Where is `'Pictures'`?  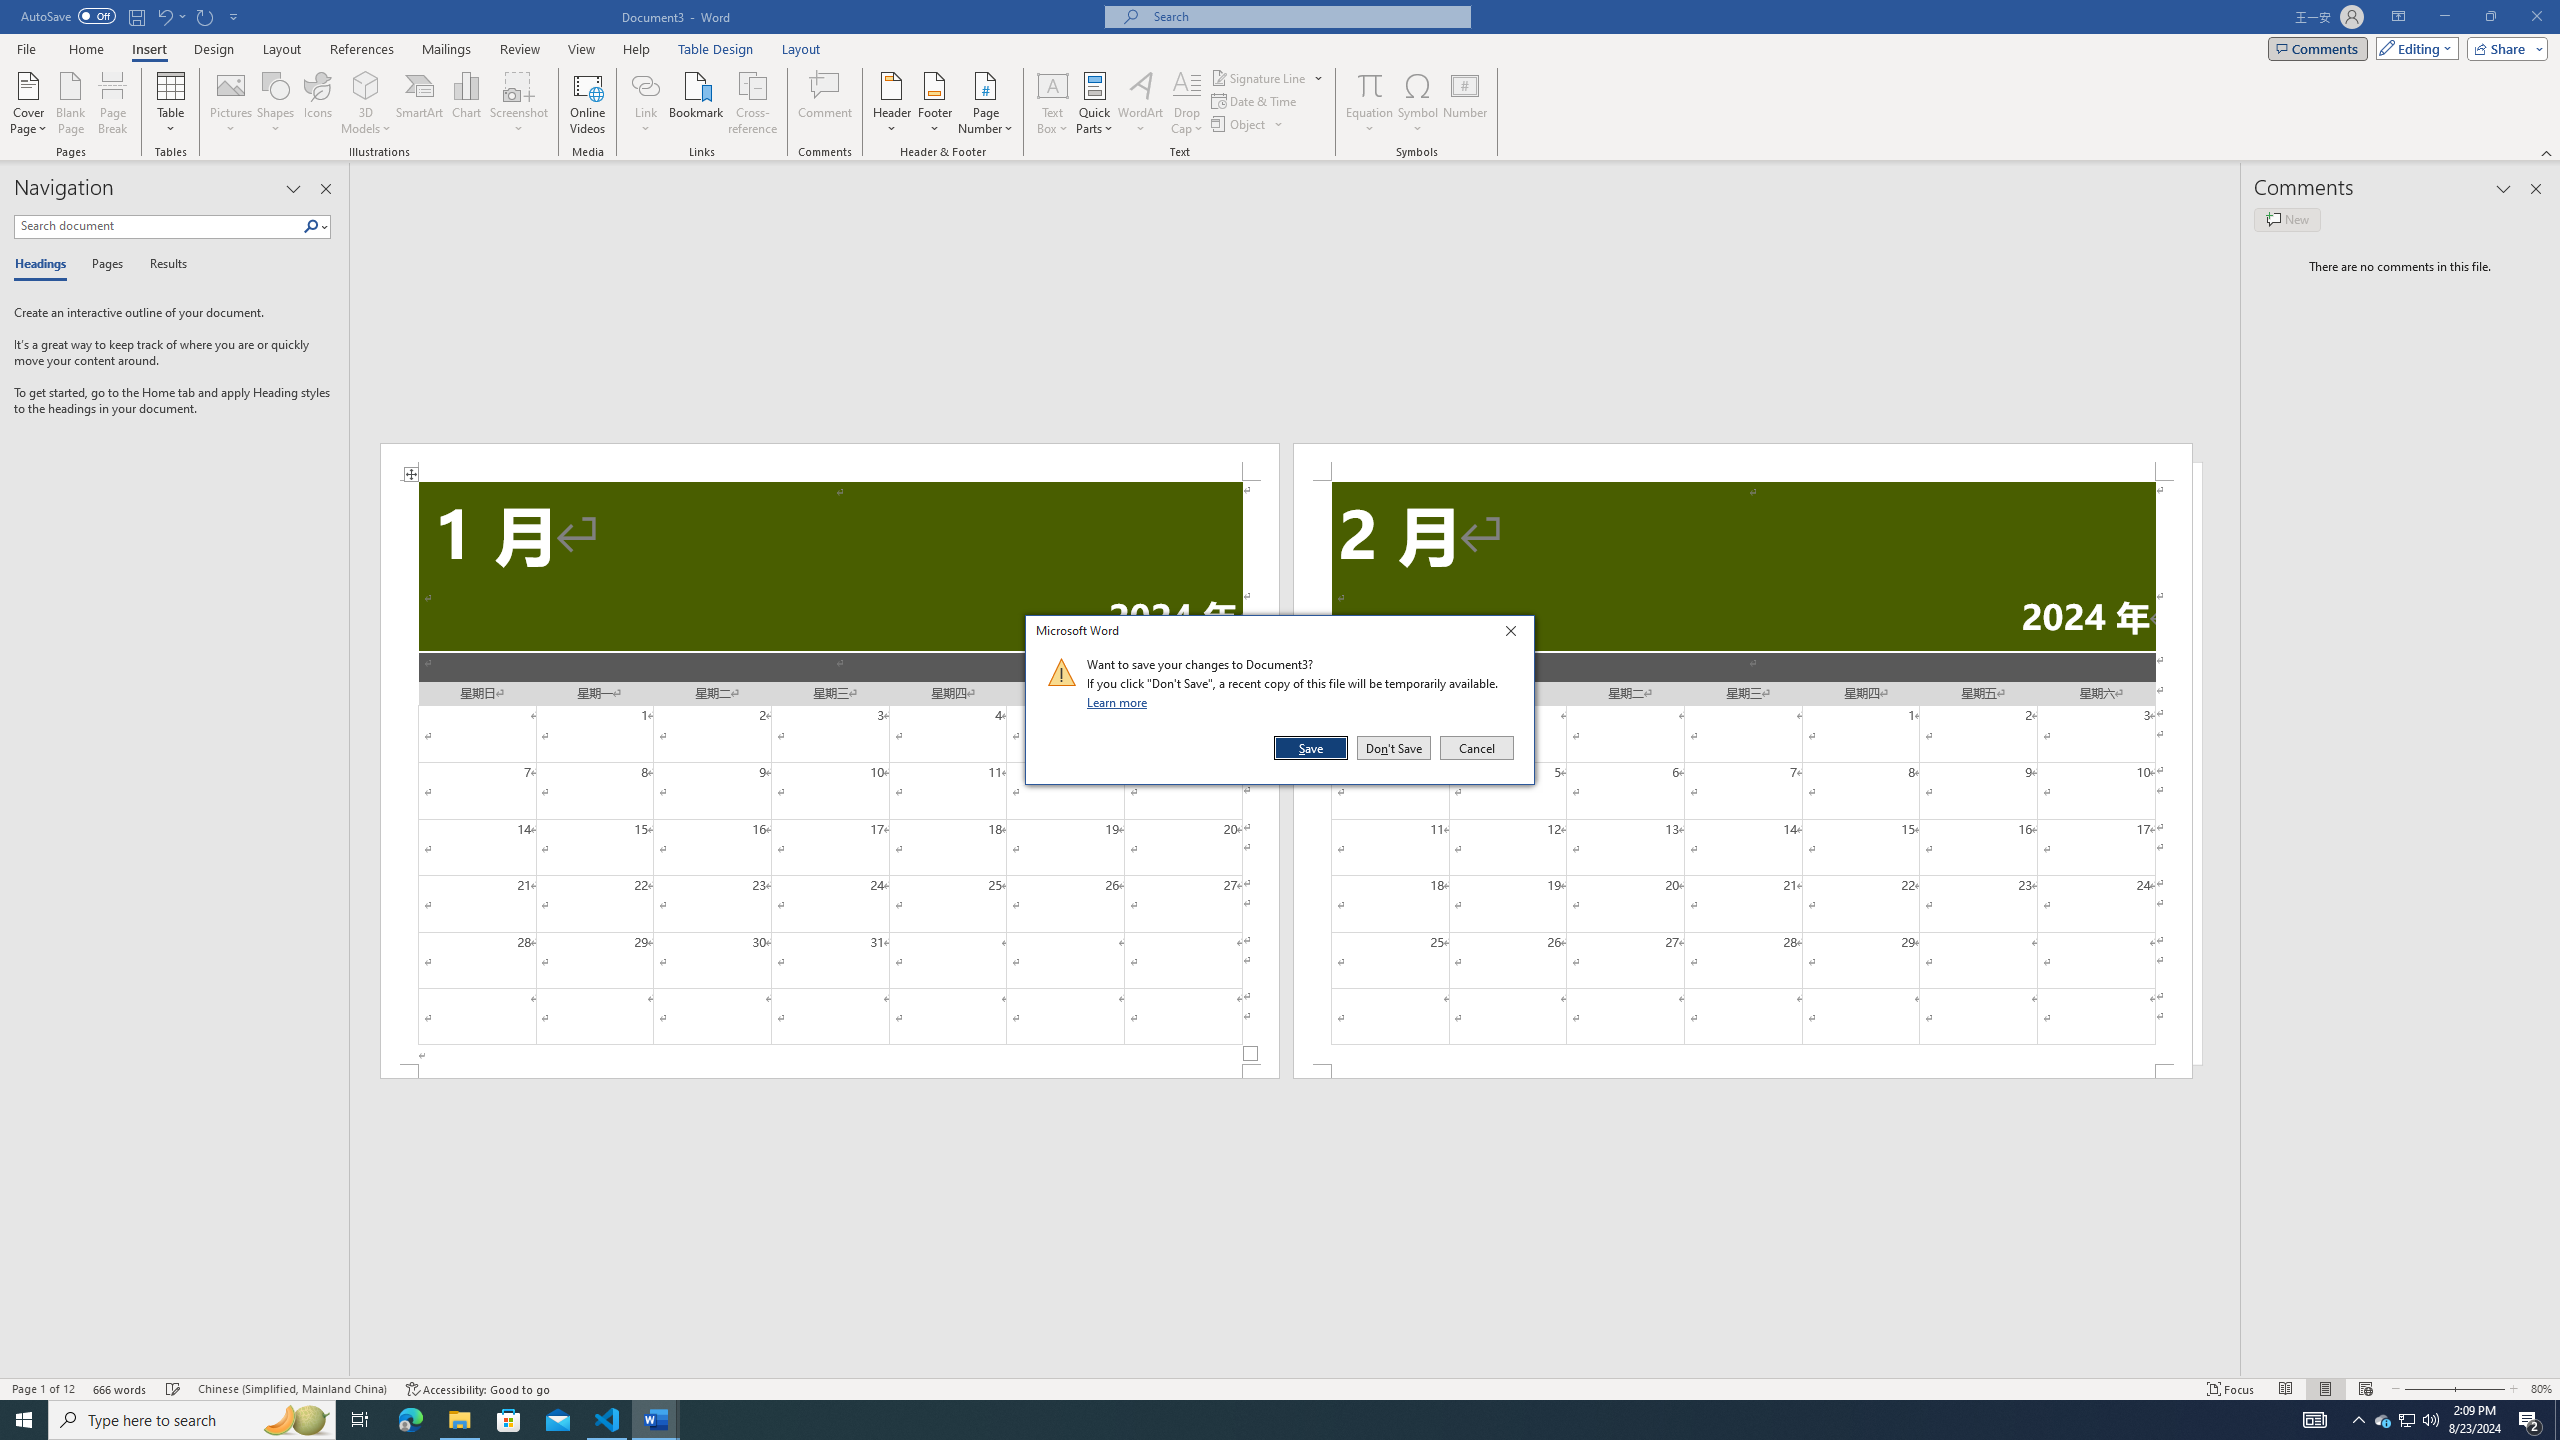
'Pictures' is located at coordinates (231, 103).